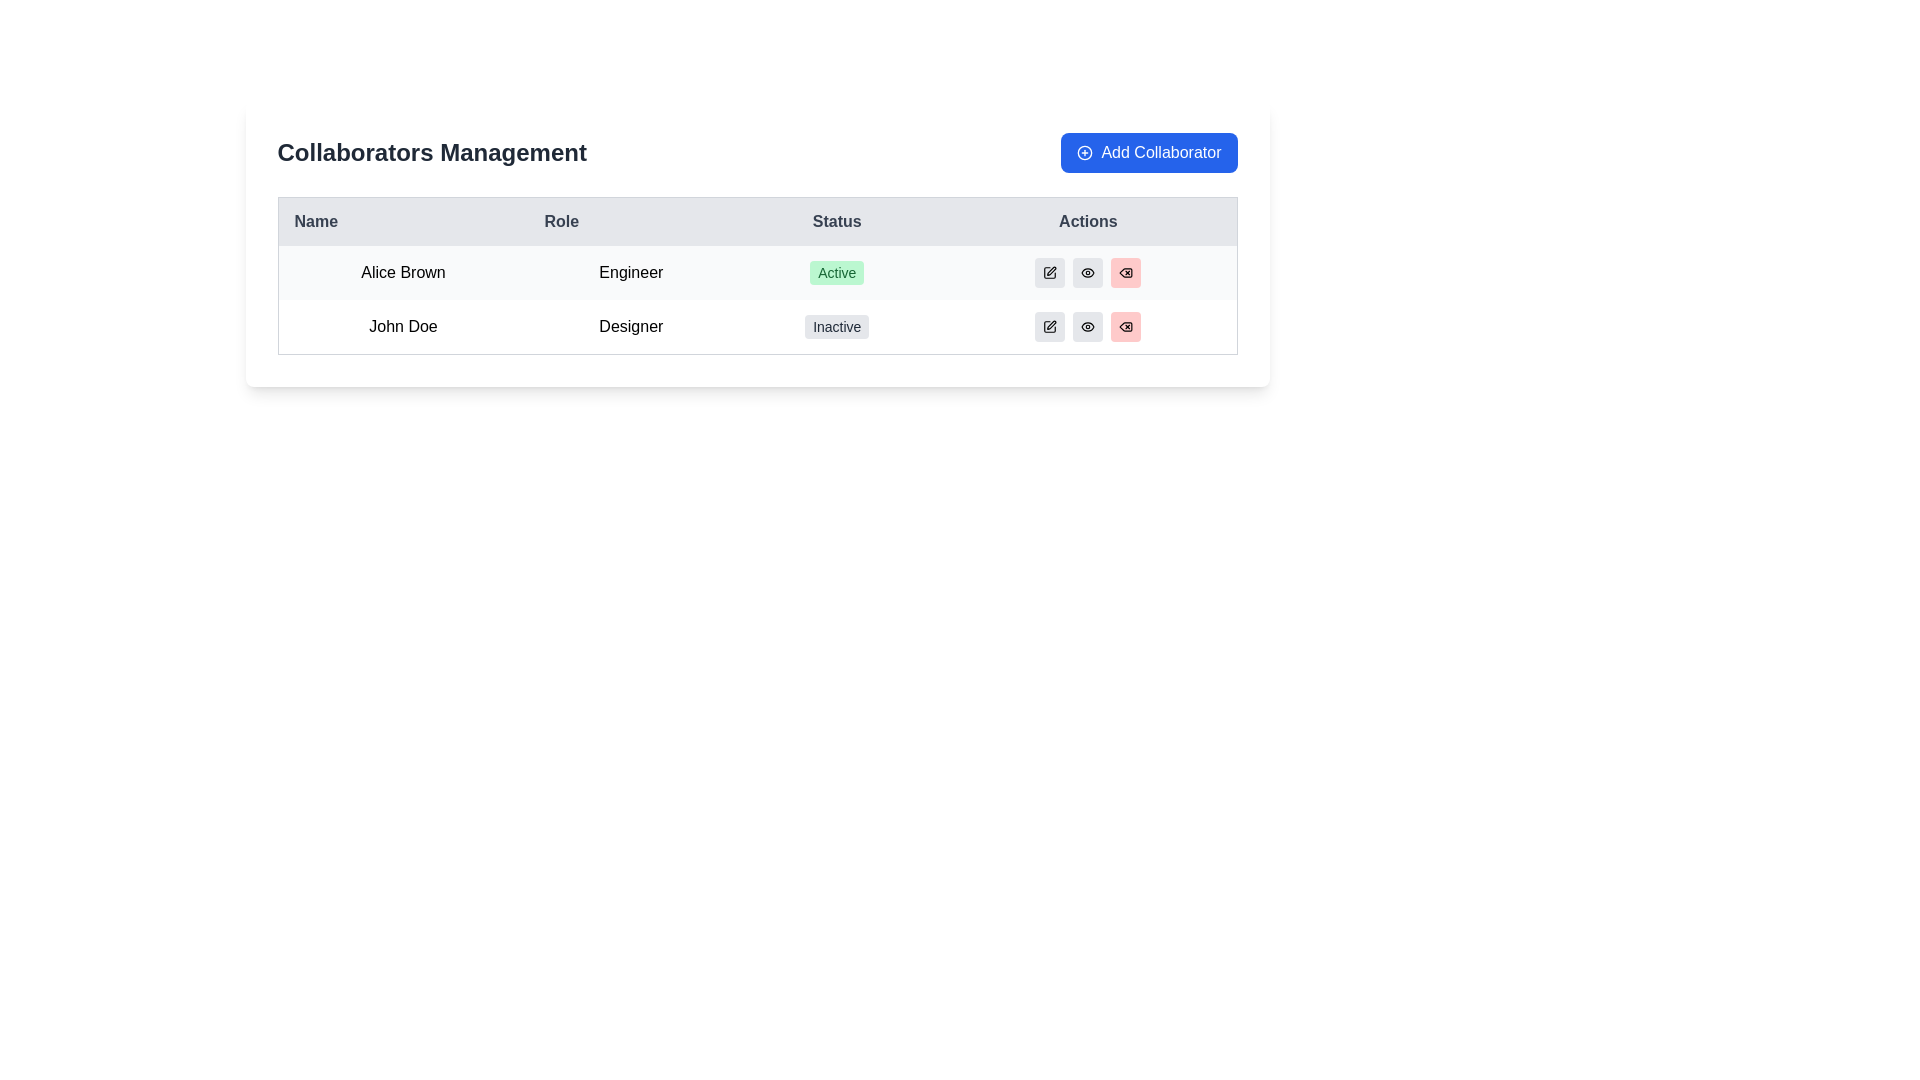 The image size is (1920, 1080). I want to click on the second button in the Actions column, which has a gray background and an eye icon, so click(1087, 273).